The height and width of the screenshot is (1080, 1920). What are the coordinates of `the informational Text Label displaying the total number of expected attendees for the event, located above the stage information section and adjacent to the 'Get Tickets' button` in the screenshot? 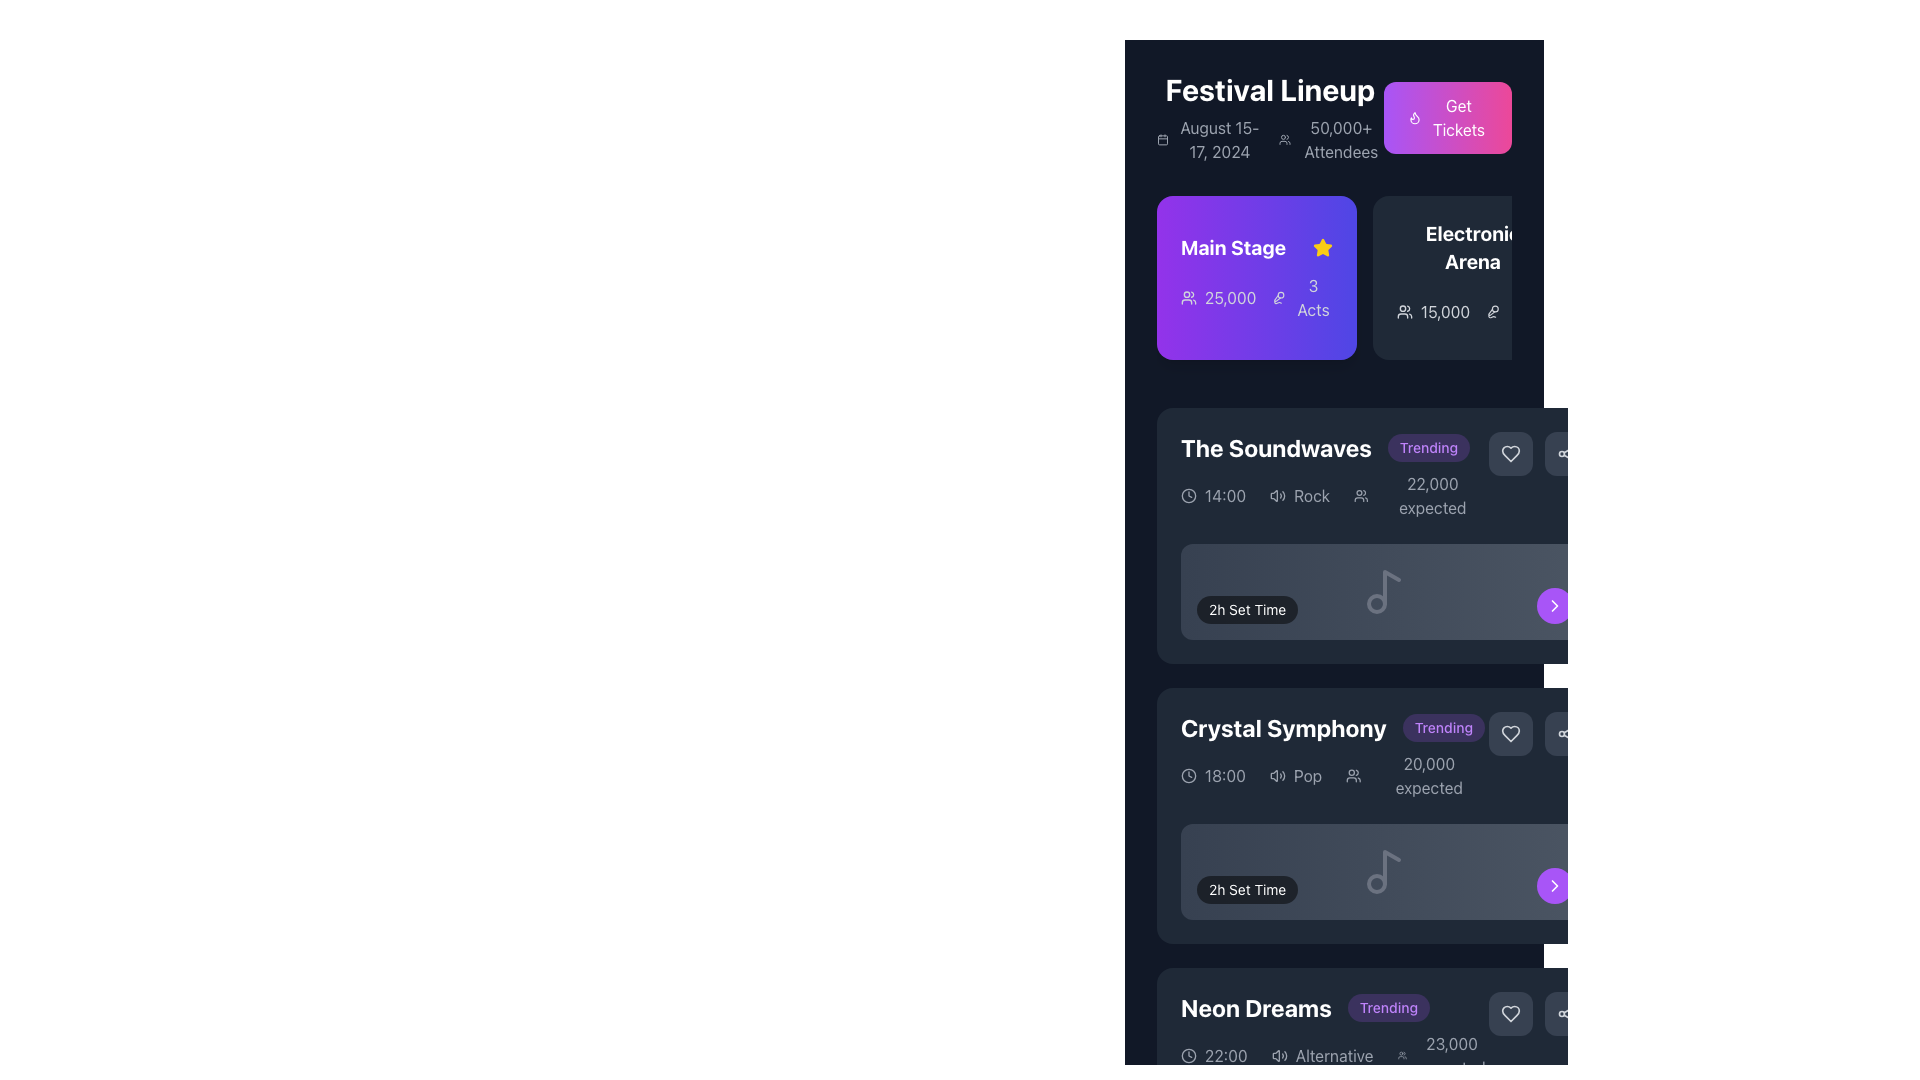 It's located at (1341, 138).